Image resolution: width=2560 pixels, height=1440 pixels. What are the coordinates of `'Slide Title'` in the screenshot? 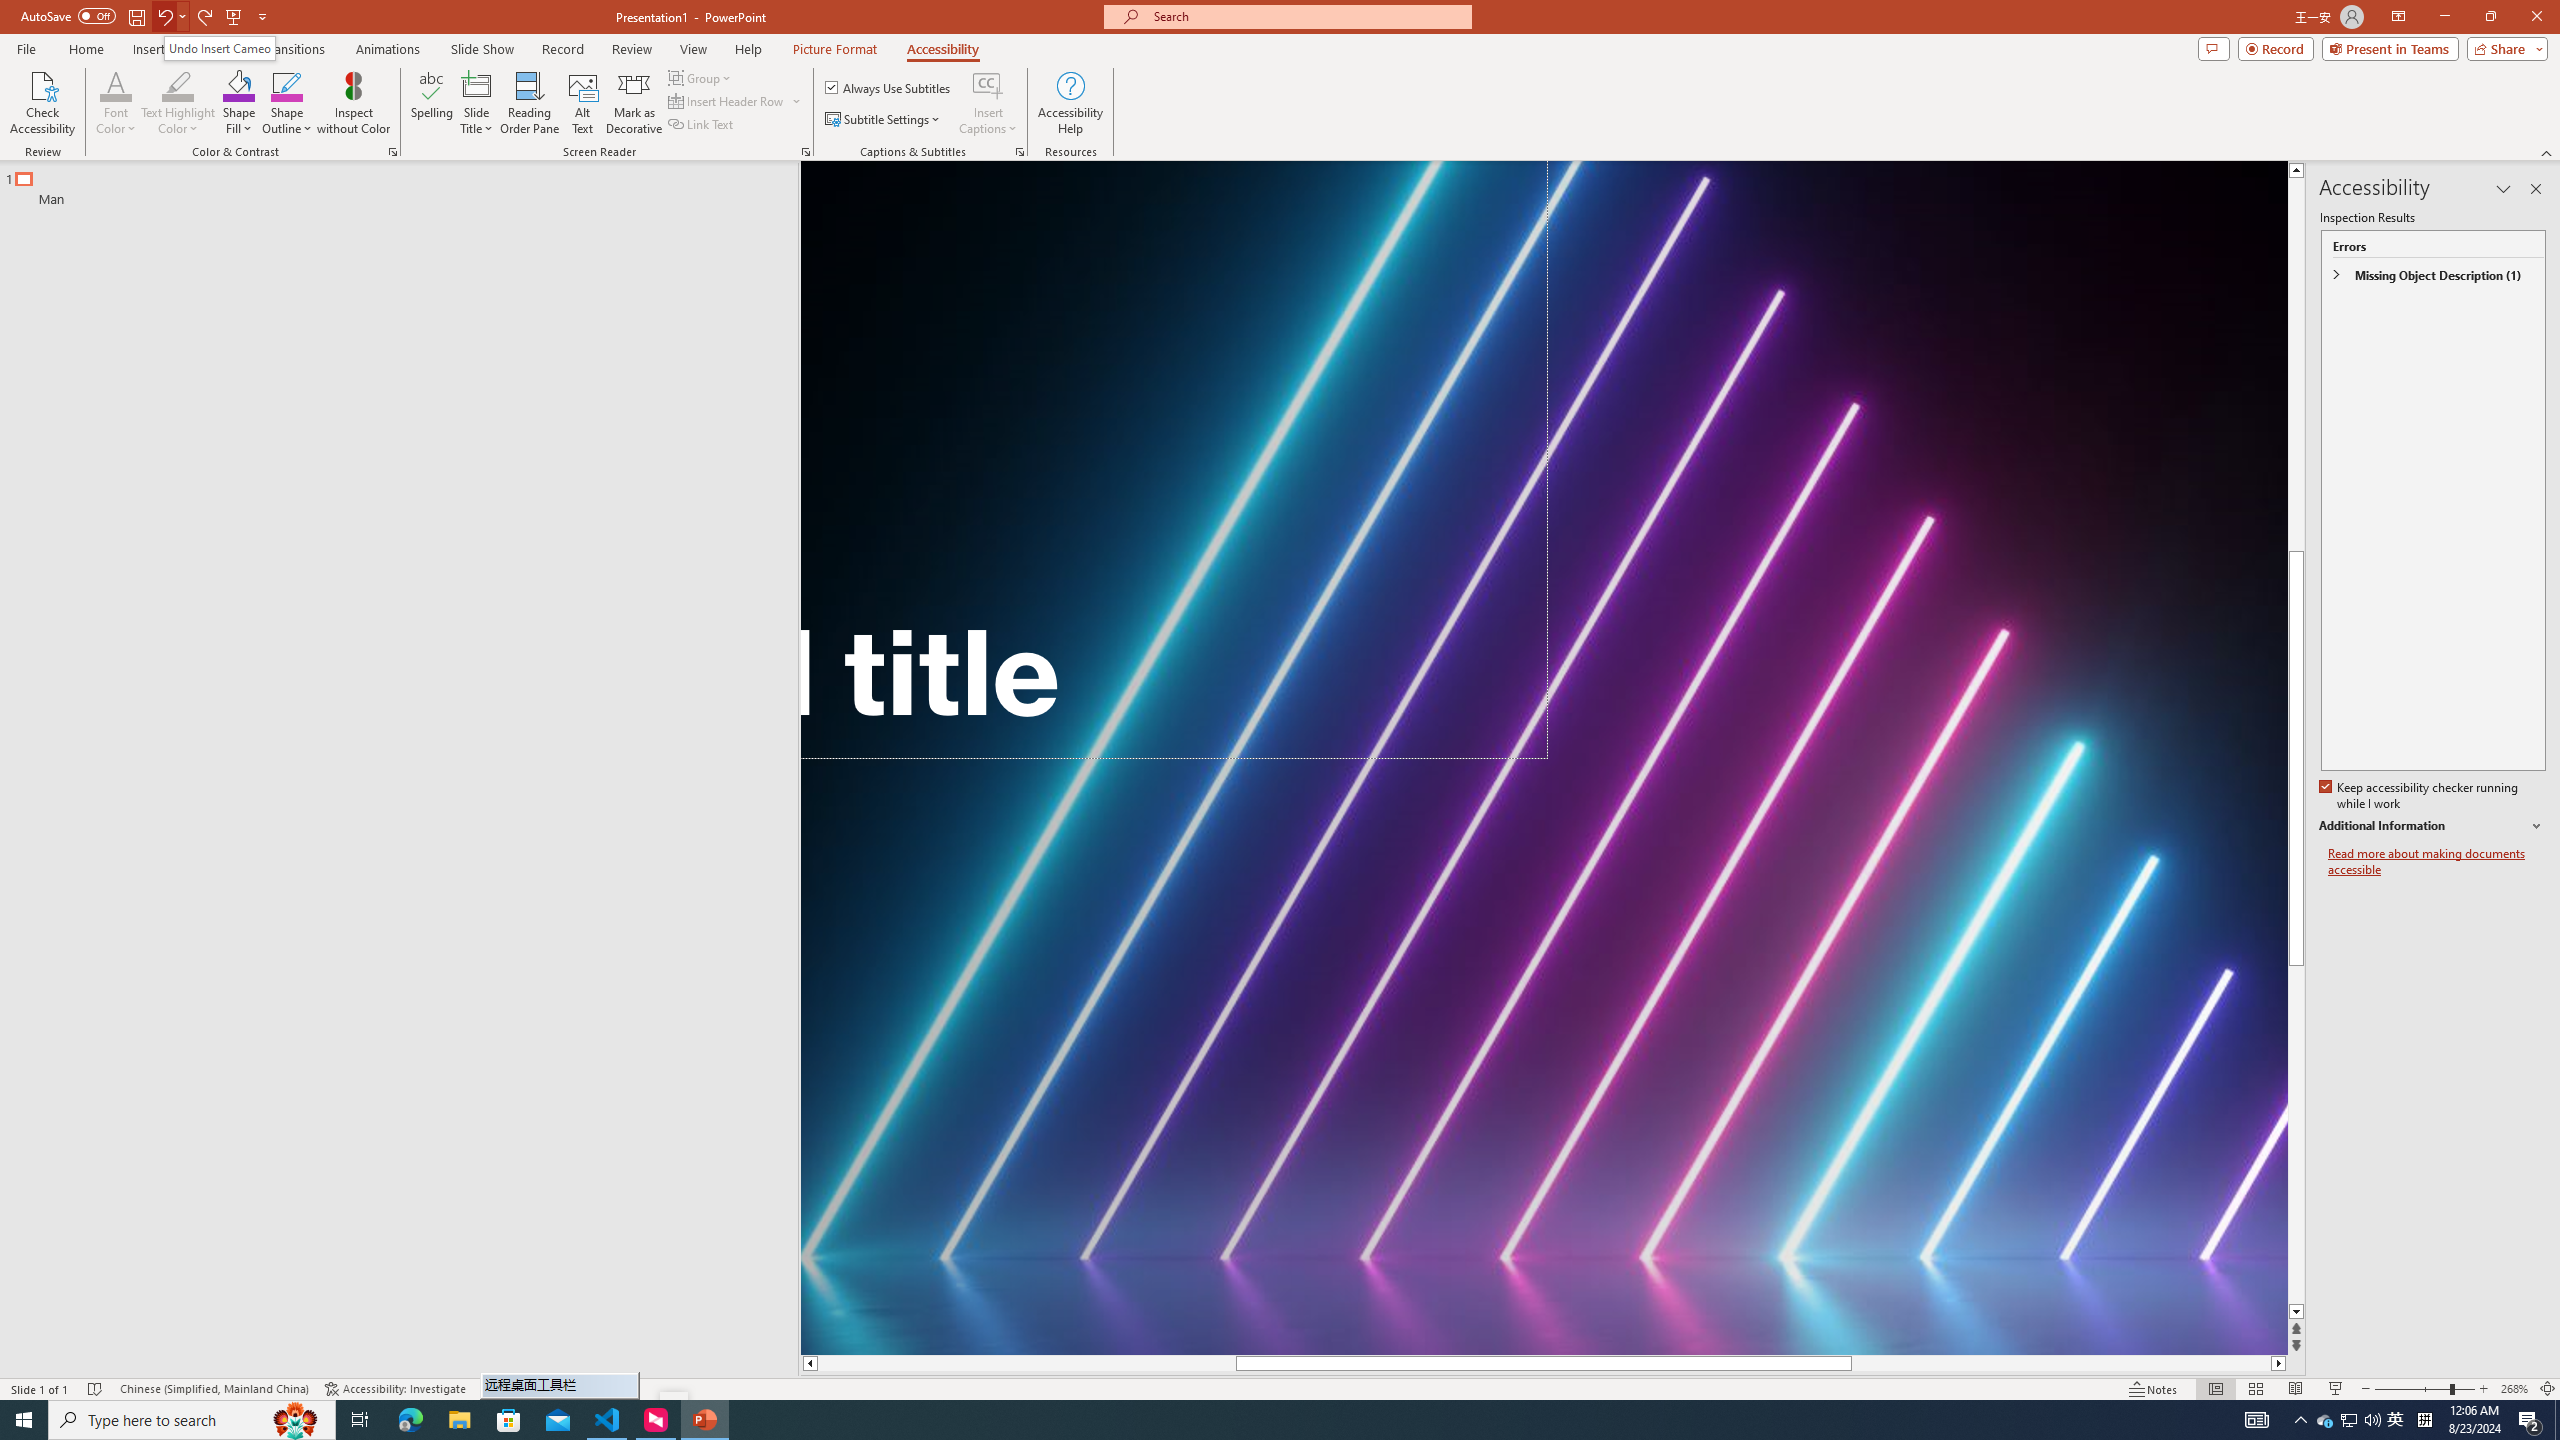 It's located at (476, 84).